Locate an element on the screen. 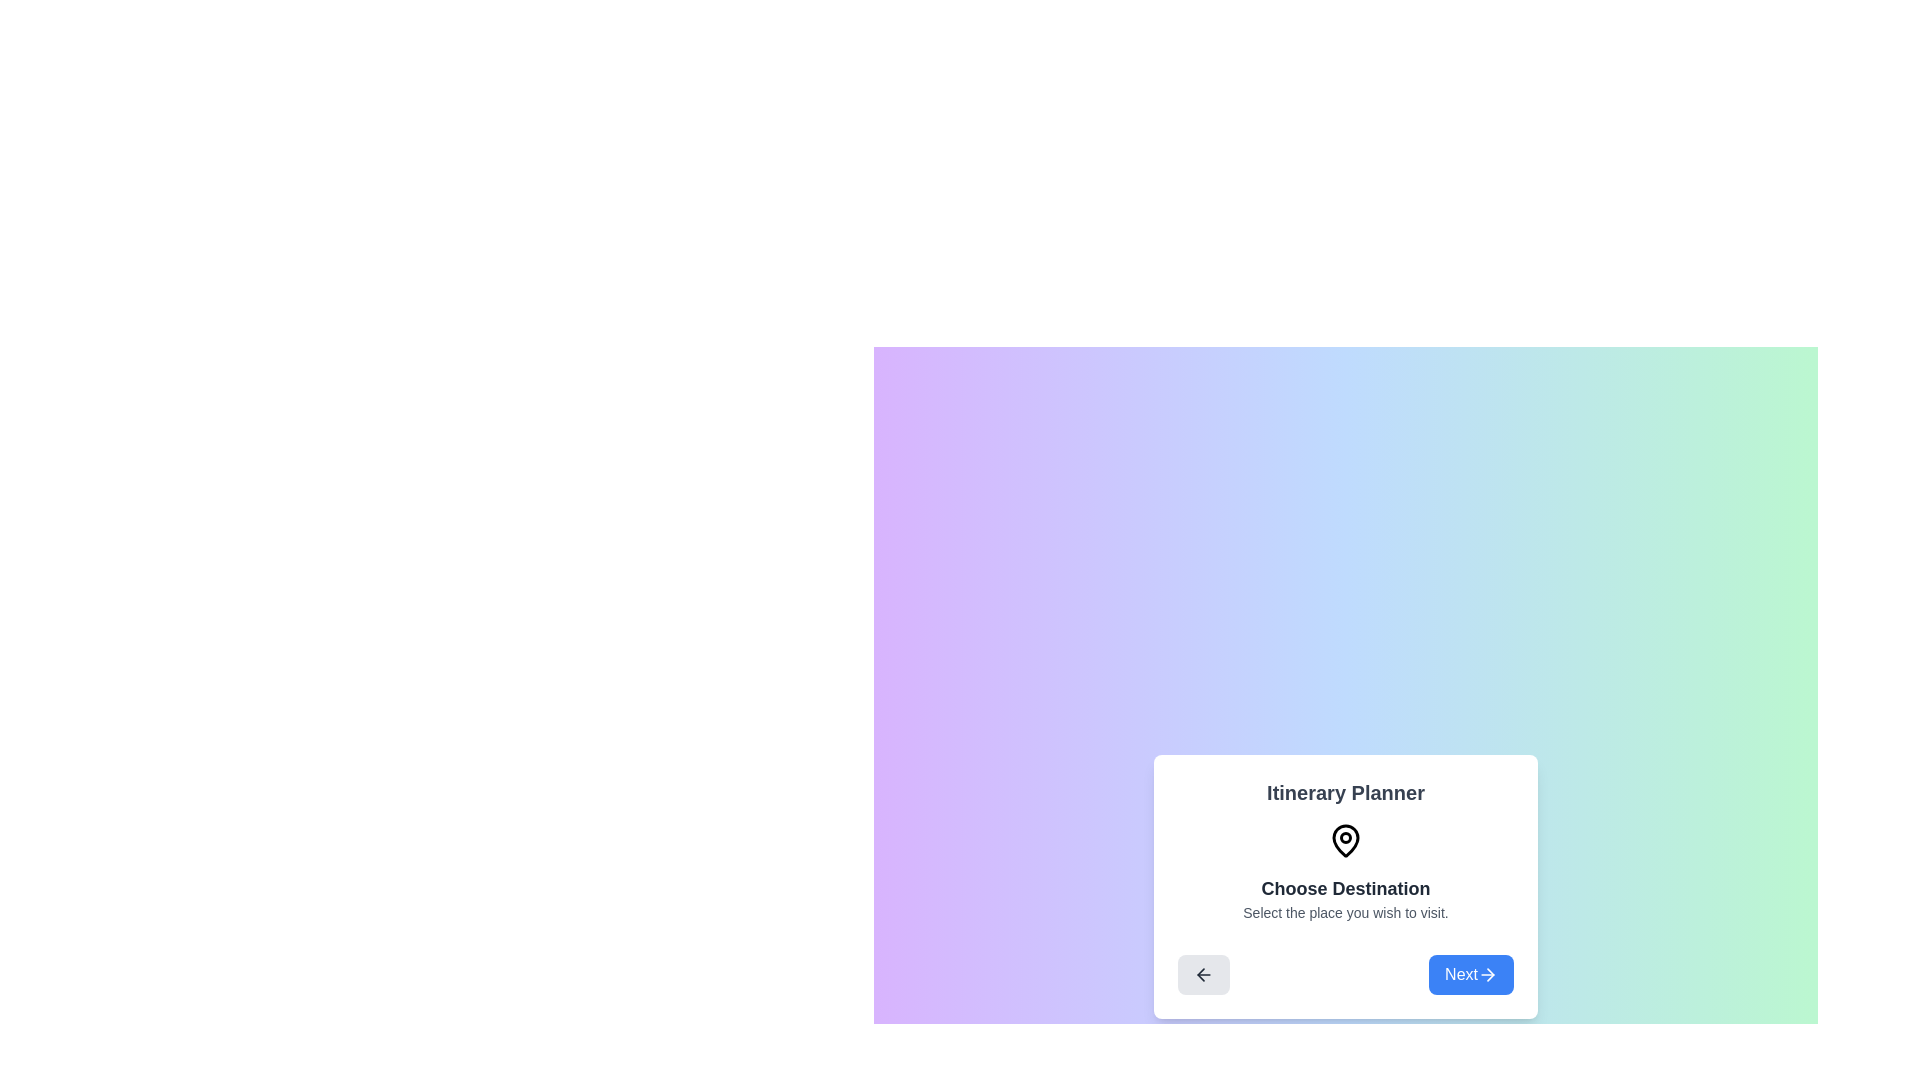 The width and height of the screenshot is (1920, 1080). the map pin icon located above the texts 'Choose Destination' and 'Select the place you wish to visit' in the vertical layout card is located at coordinates (1345, 840).